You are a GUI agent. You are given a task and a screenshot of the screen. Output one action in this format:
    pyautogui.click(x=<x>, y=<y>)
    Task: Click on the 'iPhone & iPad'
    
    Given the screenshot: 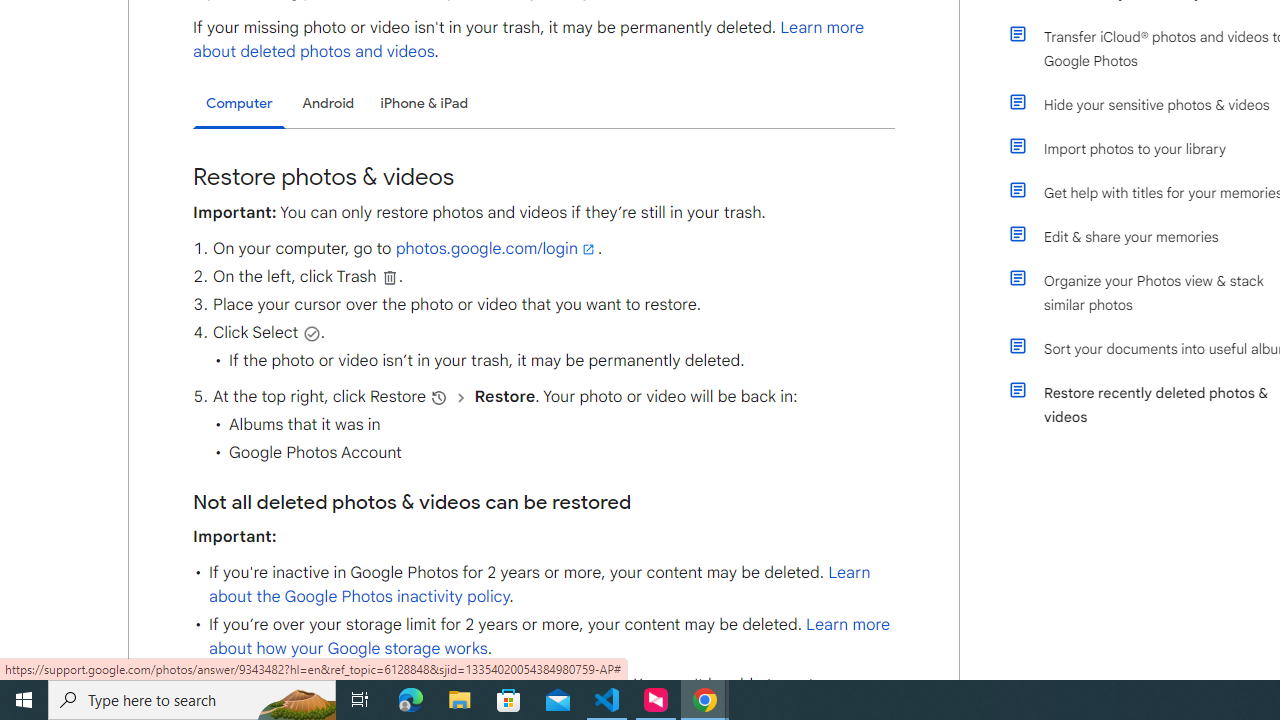 What is the action you would take?
    pyautogui.click(x=423, y=103)
    